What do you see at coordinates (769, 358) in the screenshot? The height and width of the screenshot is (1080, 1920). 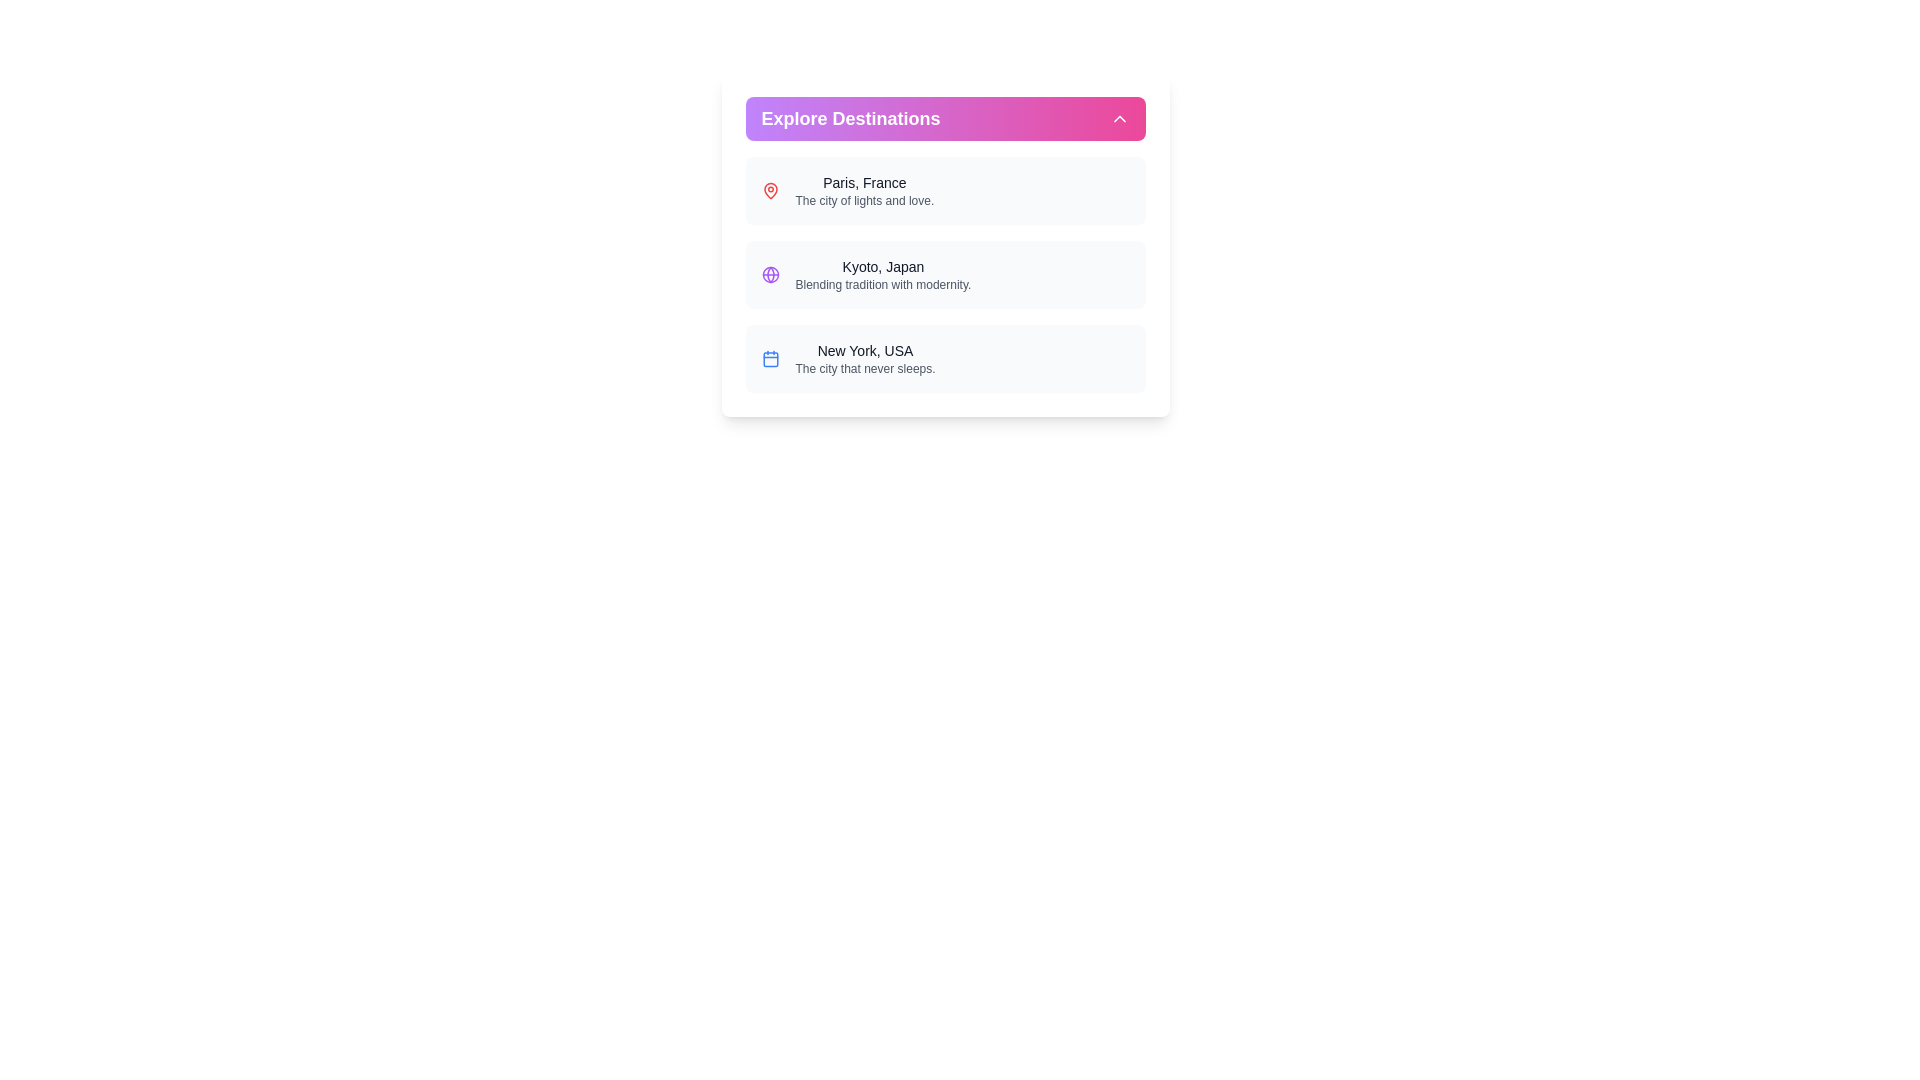 I see `the square internal component of the calendar icon, which is the third item in a vertical list of icons` at bounding box center [769, 358].